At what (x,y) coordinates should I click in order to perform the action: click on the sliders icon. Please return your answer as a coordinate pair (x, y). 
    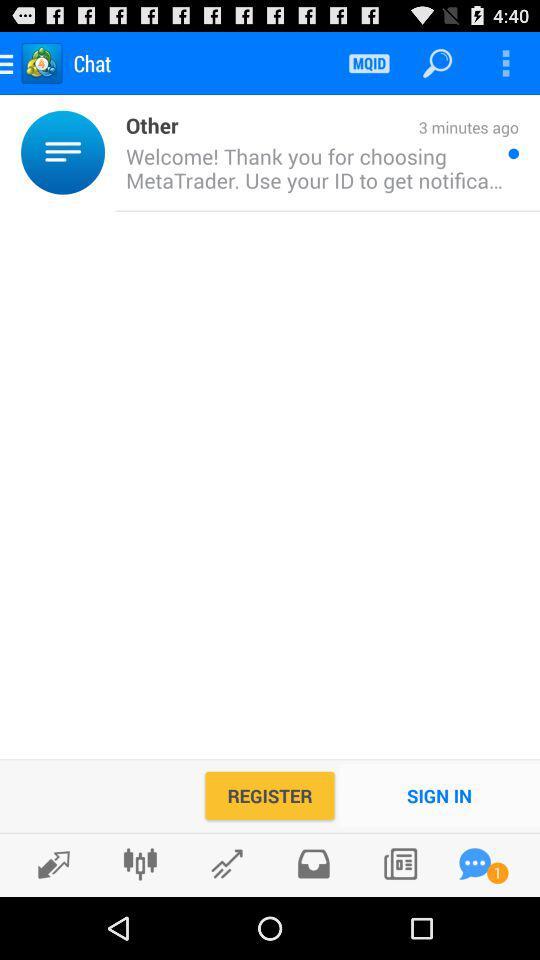
    Looking at the image, I should click on (139, 924).